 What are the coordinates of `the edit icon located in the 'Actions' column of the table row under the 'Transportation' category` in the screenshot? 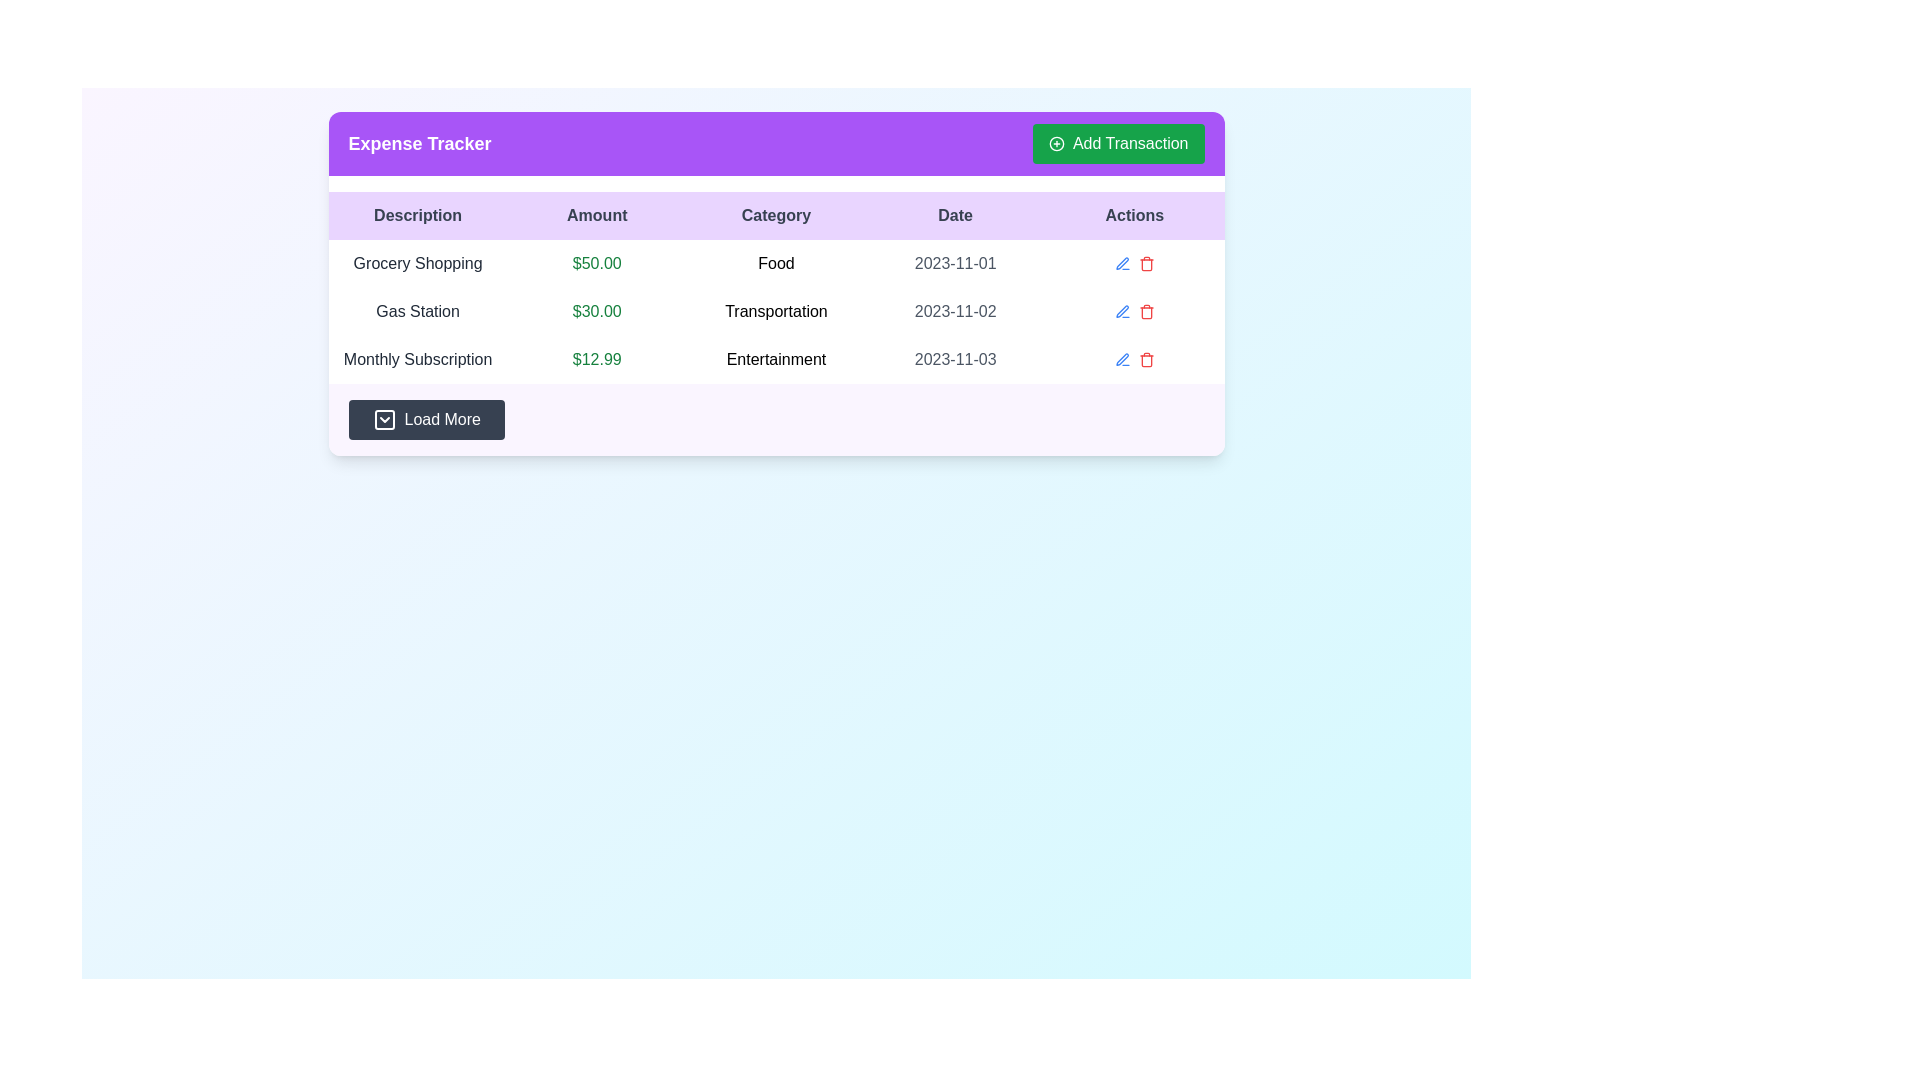 It's located at (1122, 312).